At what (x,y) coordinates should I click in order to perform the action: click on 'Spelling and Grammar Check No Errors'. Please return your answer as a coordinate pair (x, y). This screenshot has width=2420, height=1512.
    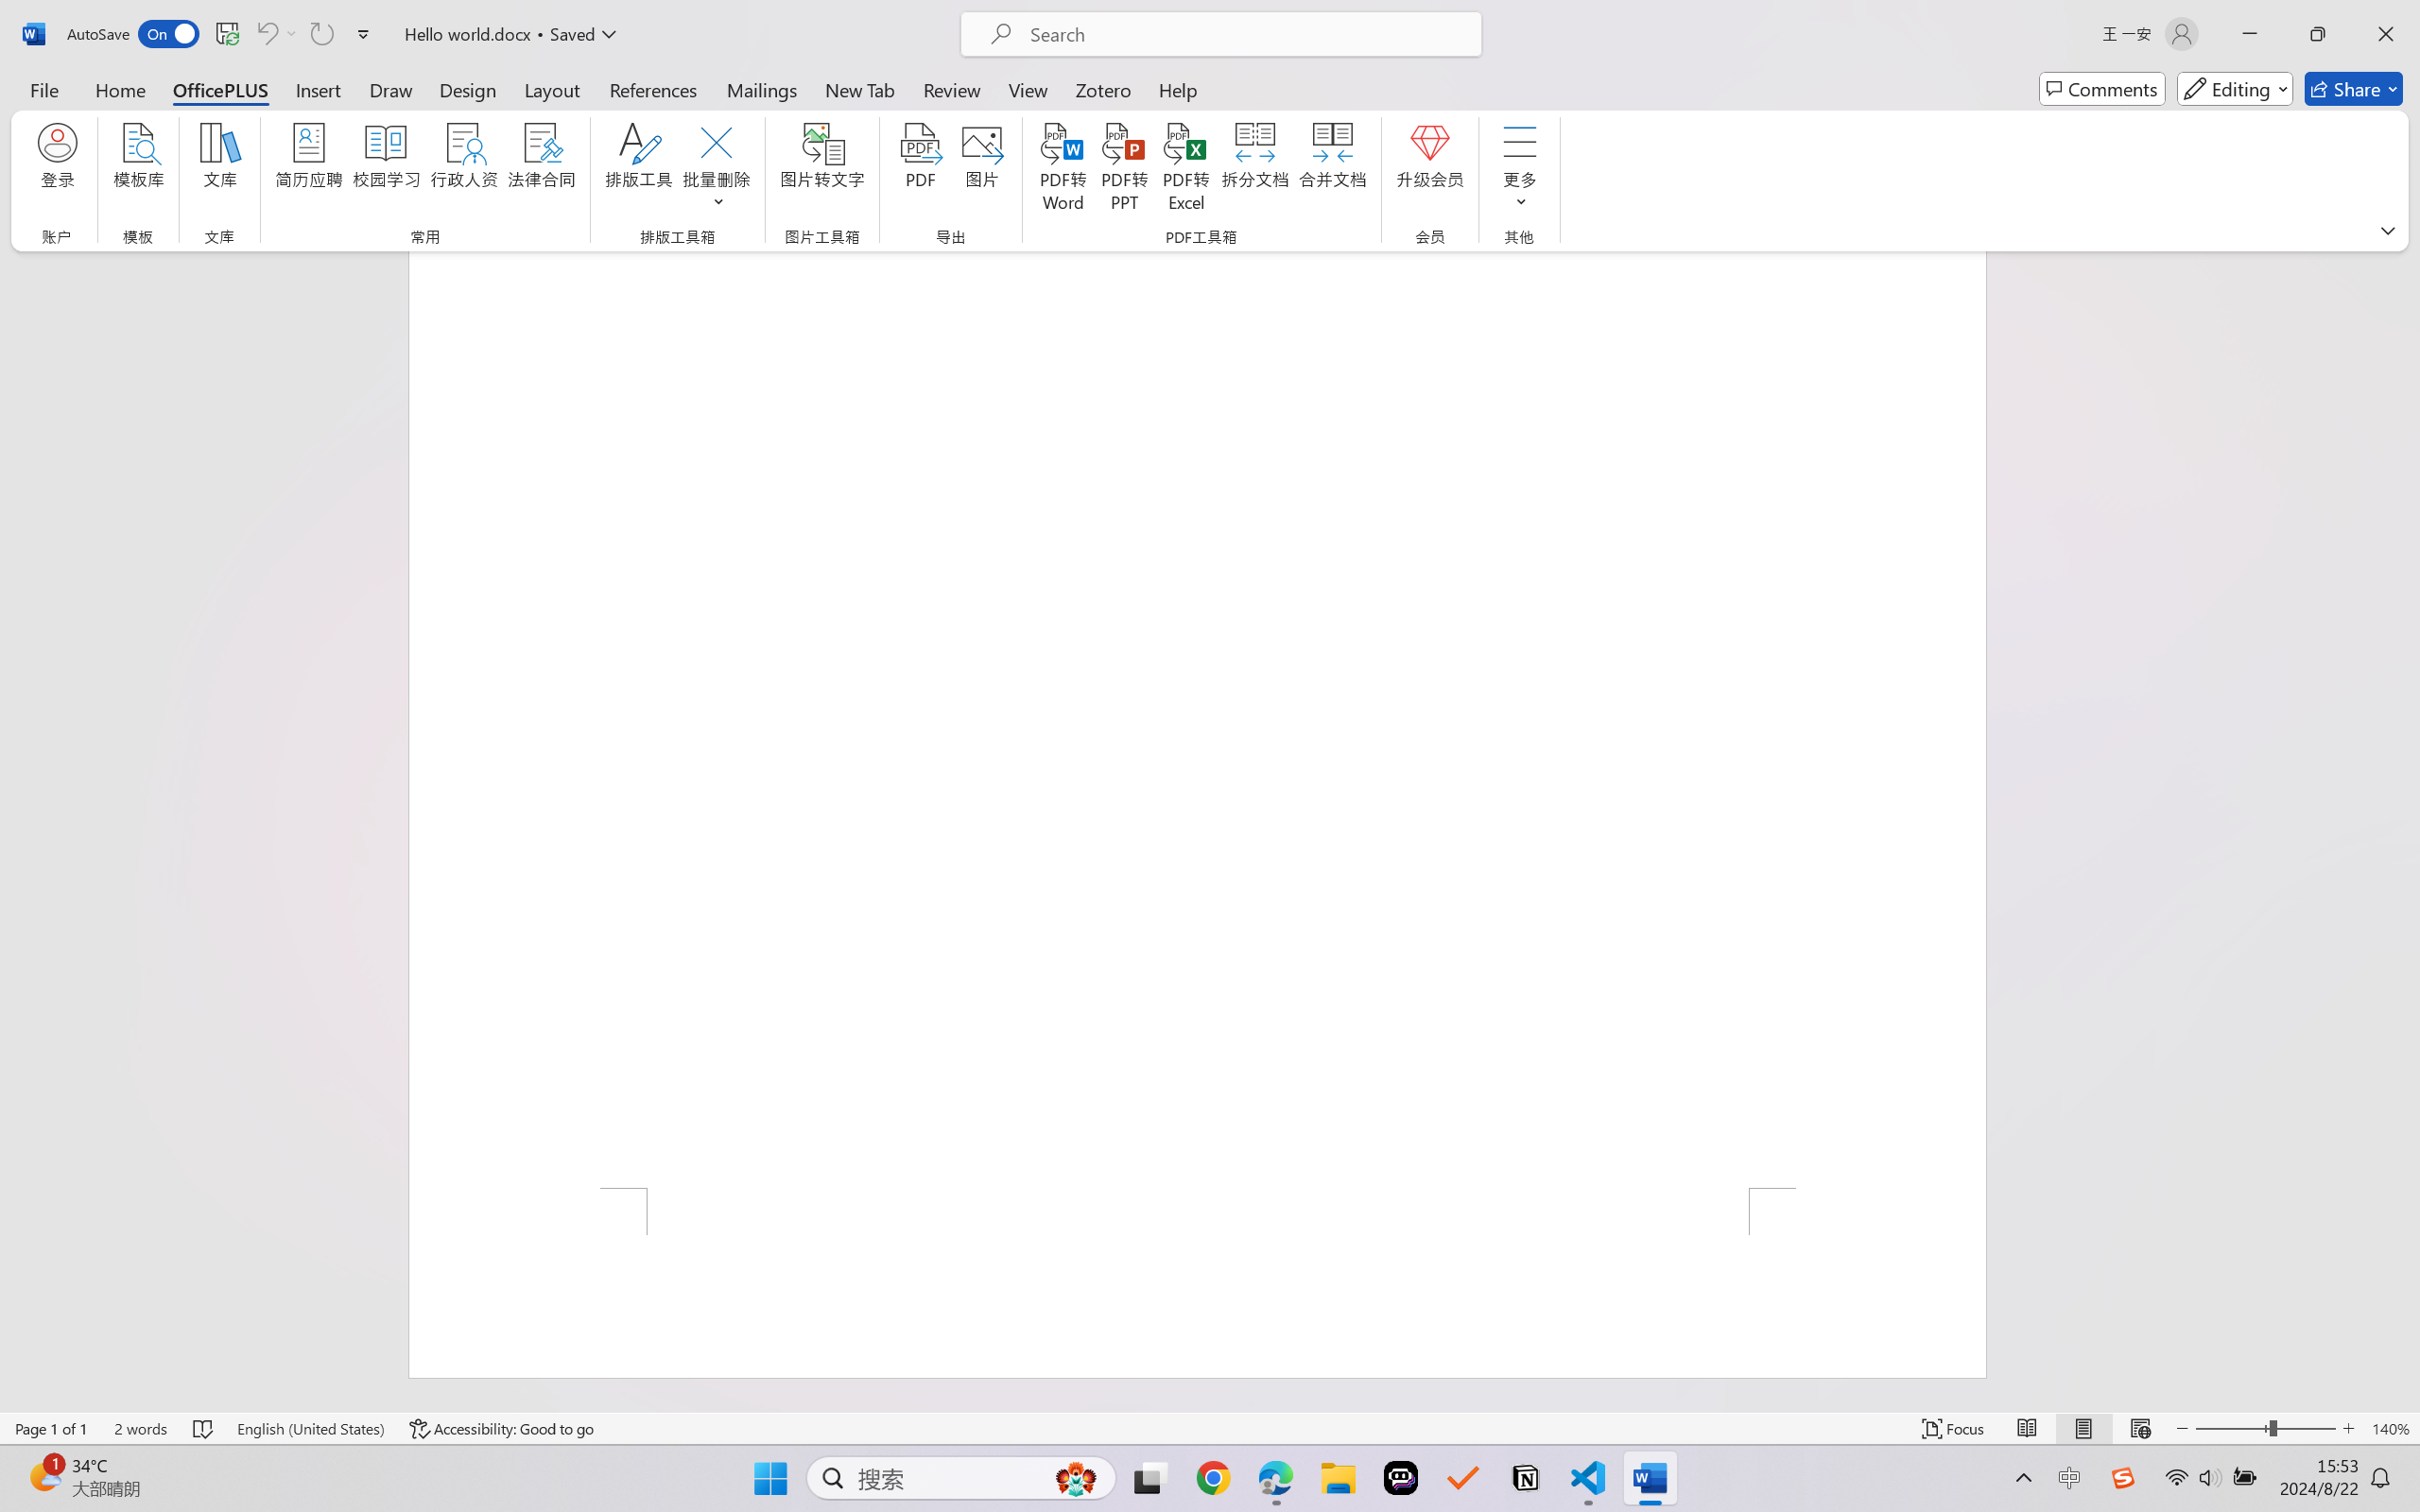
    Looking at the image, I should click on (203, 1428).